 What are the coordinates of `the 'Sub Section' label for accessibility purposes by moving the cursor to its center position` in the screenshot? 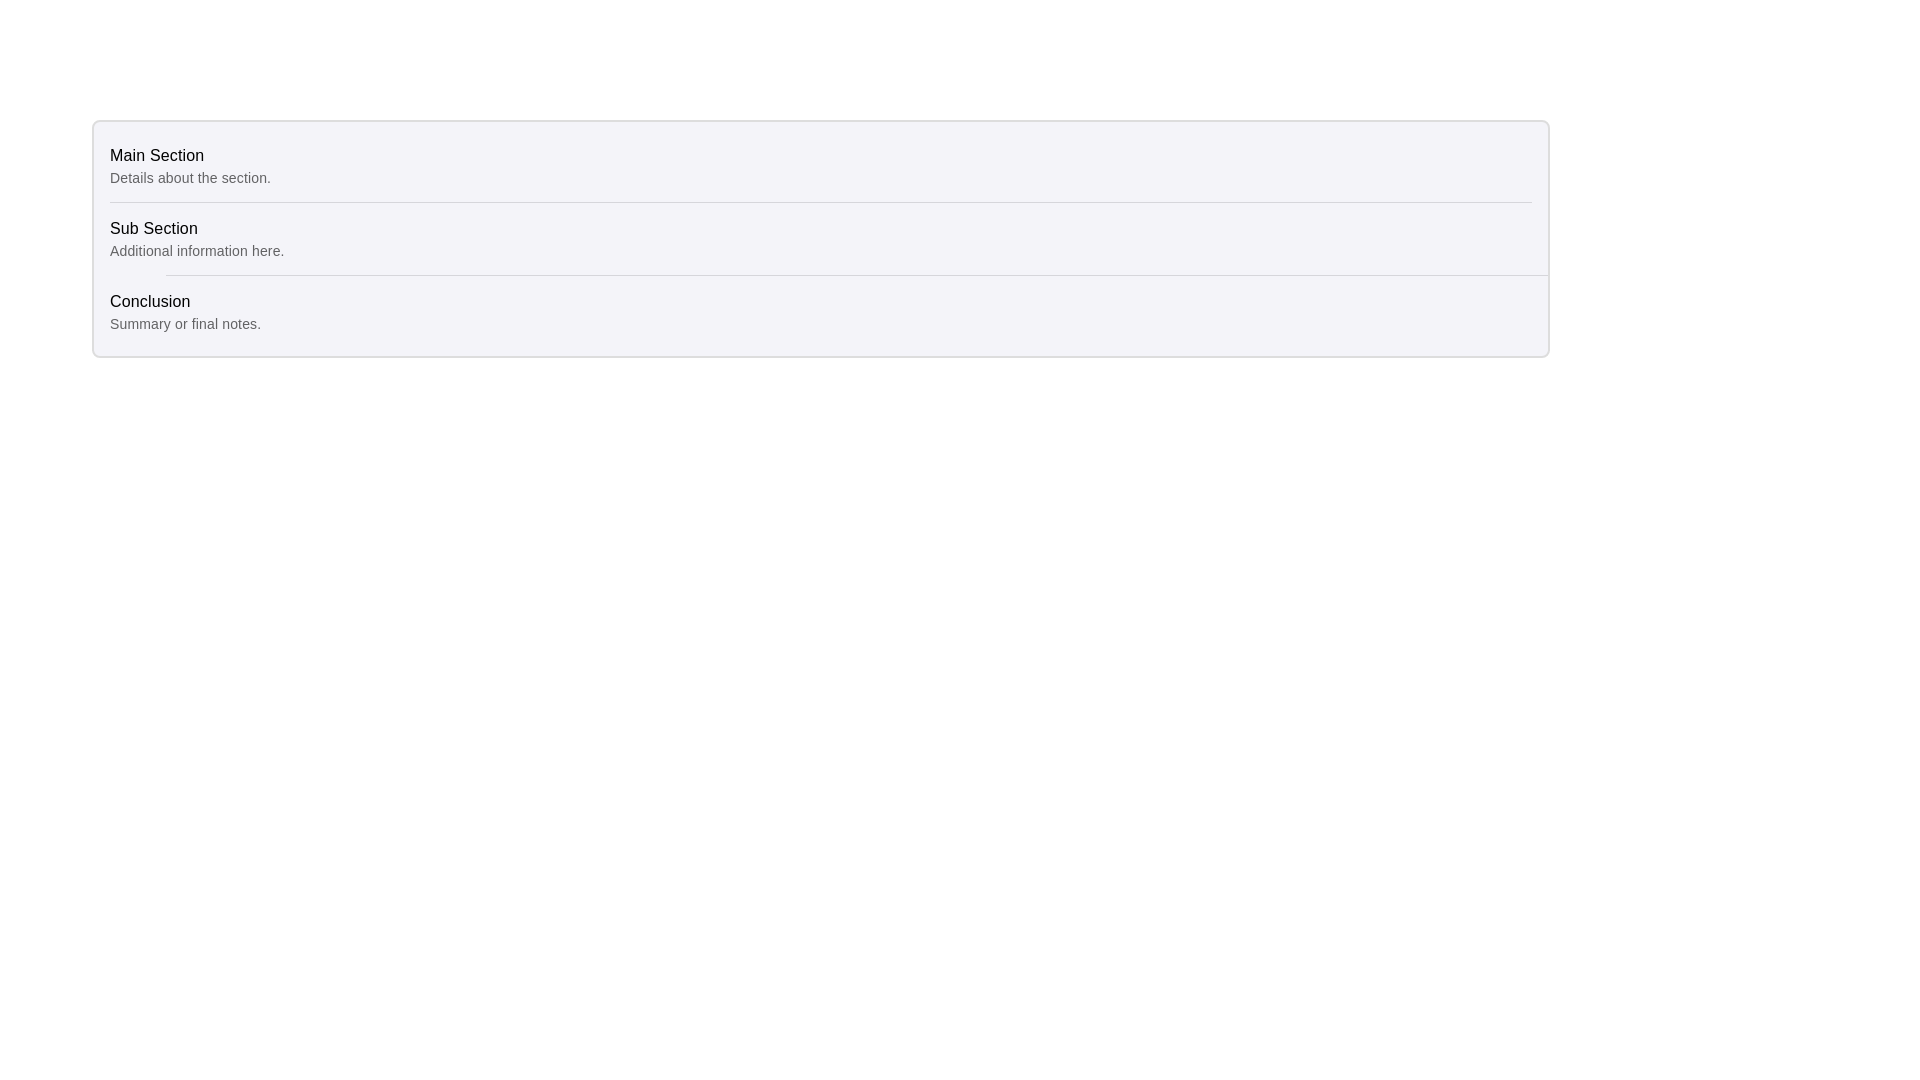 It's located at (820, 227).